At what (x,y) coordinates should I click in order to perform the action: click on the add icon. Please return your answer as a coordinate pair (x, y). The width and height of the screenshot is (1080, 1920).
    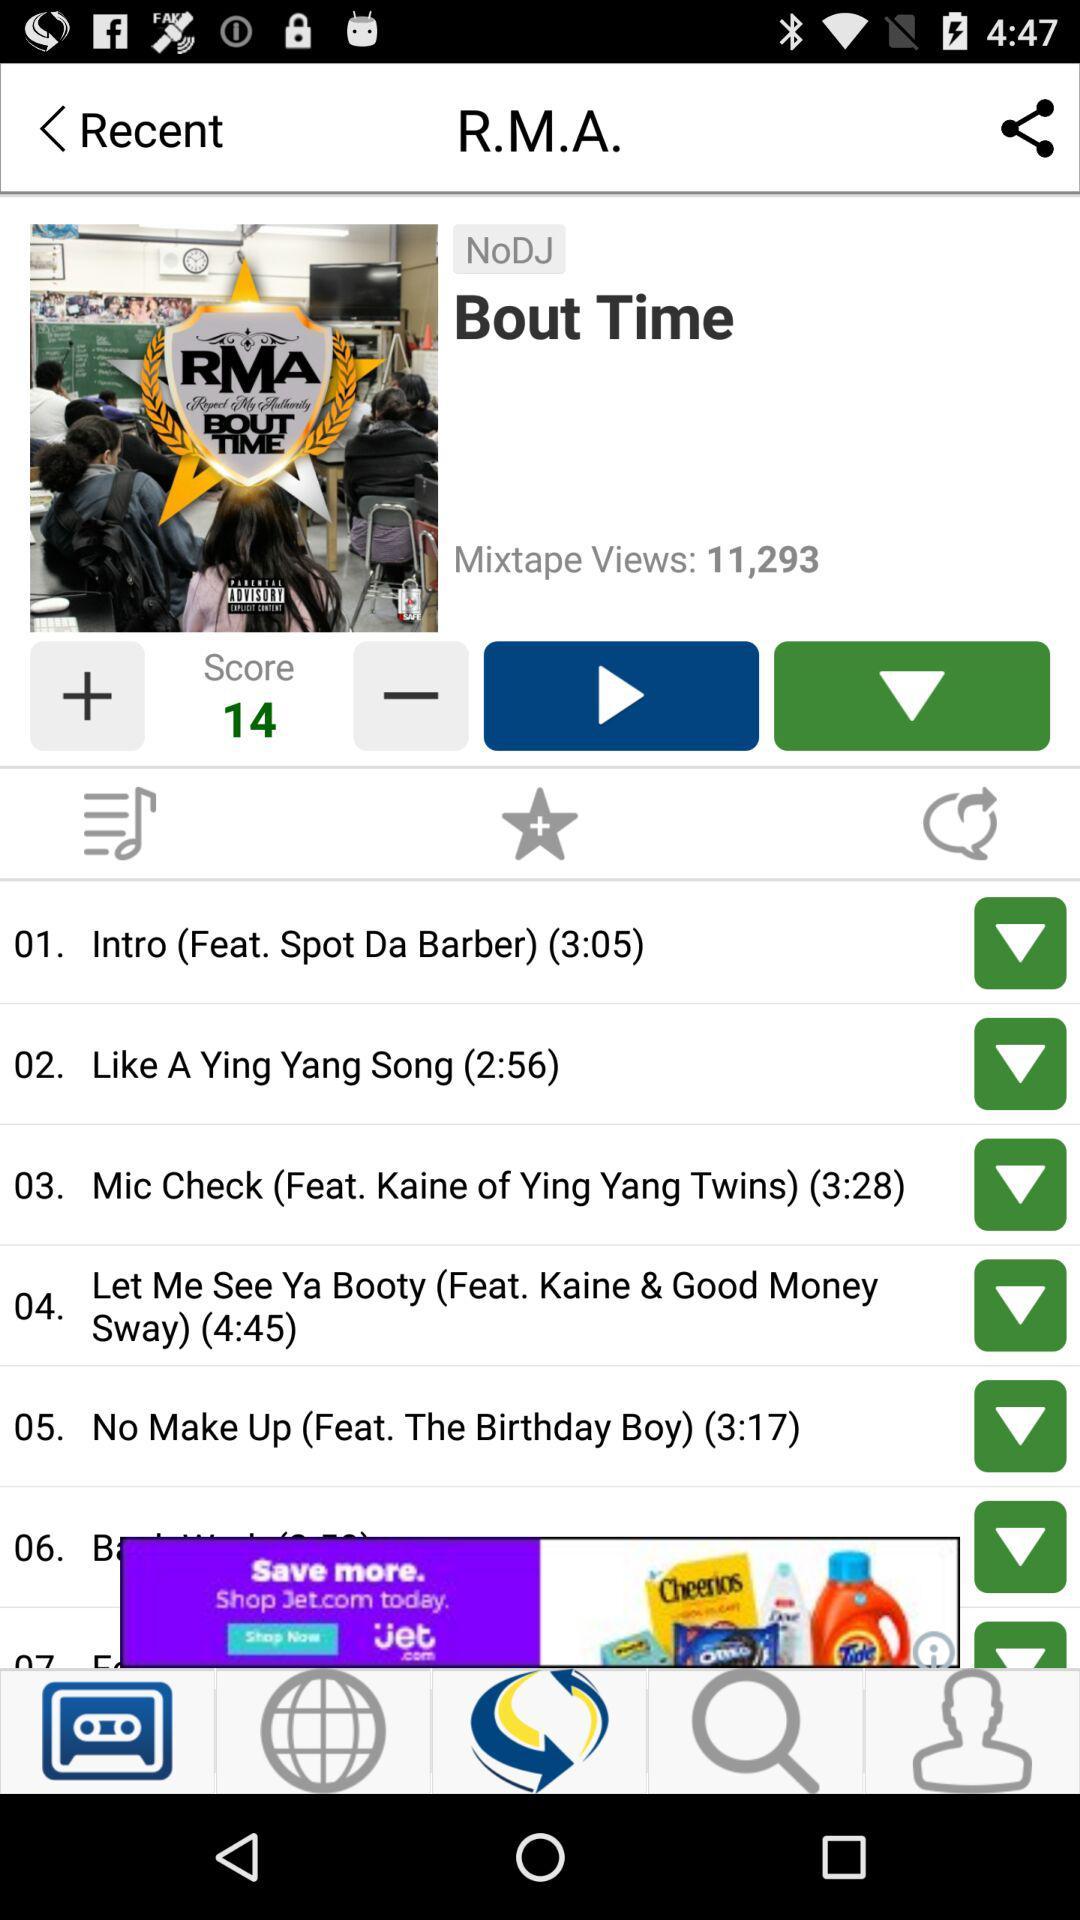
    Looking at the image, I should click on (86, 743).